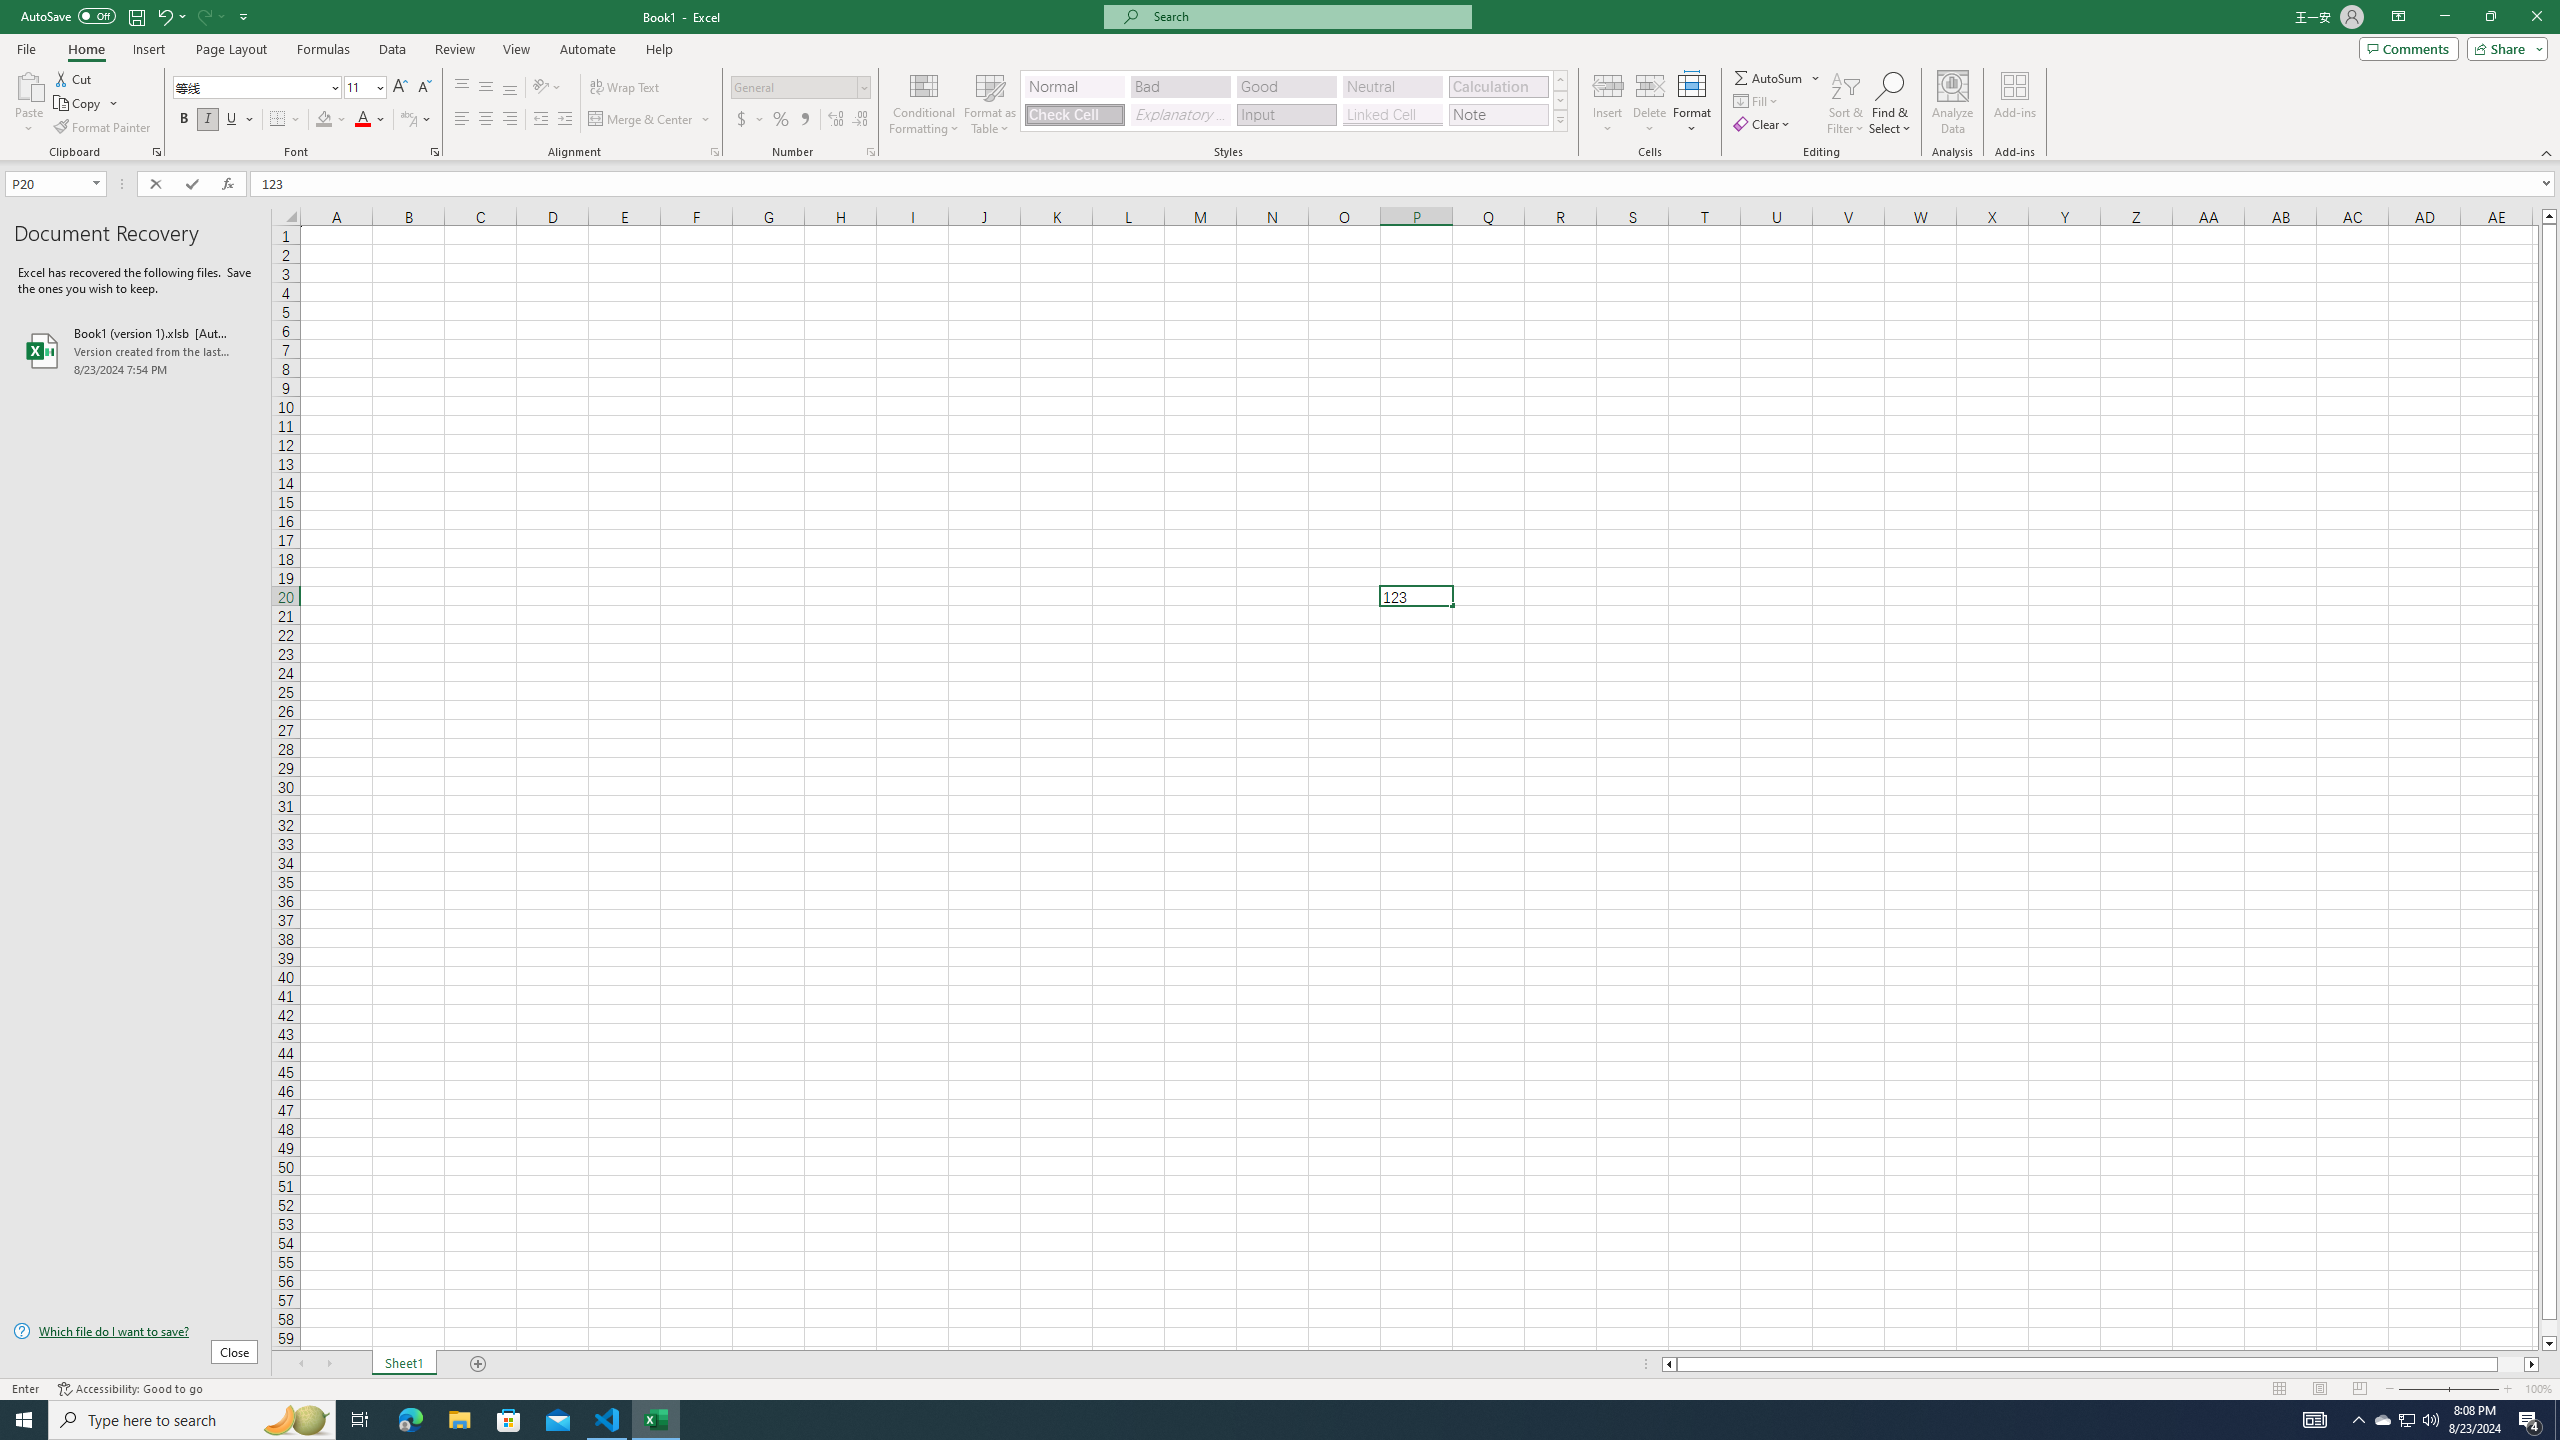 The image size is (2560, 1440). I want to click on 'Decrease Decimal', so click(860, 118).